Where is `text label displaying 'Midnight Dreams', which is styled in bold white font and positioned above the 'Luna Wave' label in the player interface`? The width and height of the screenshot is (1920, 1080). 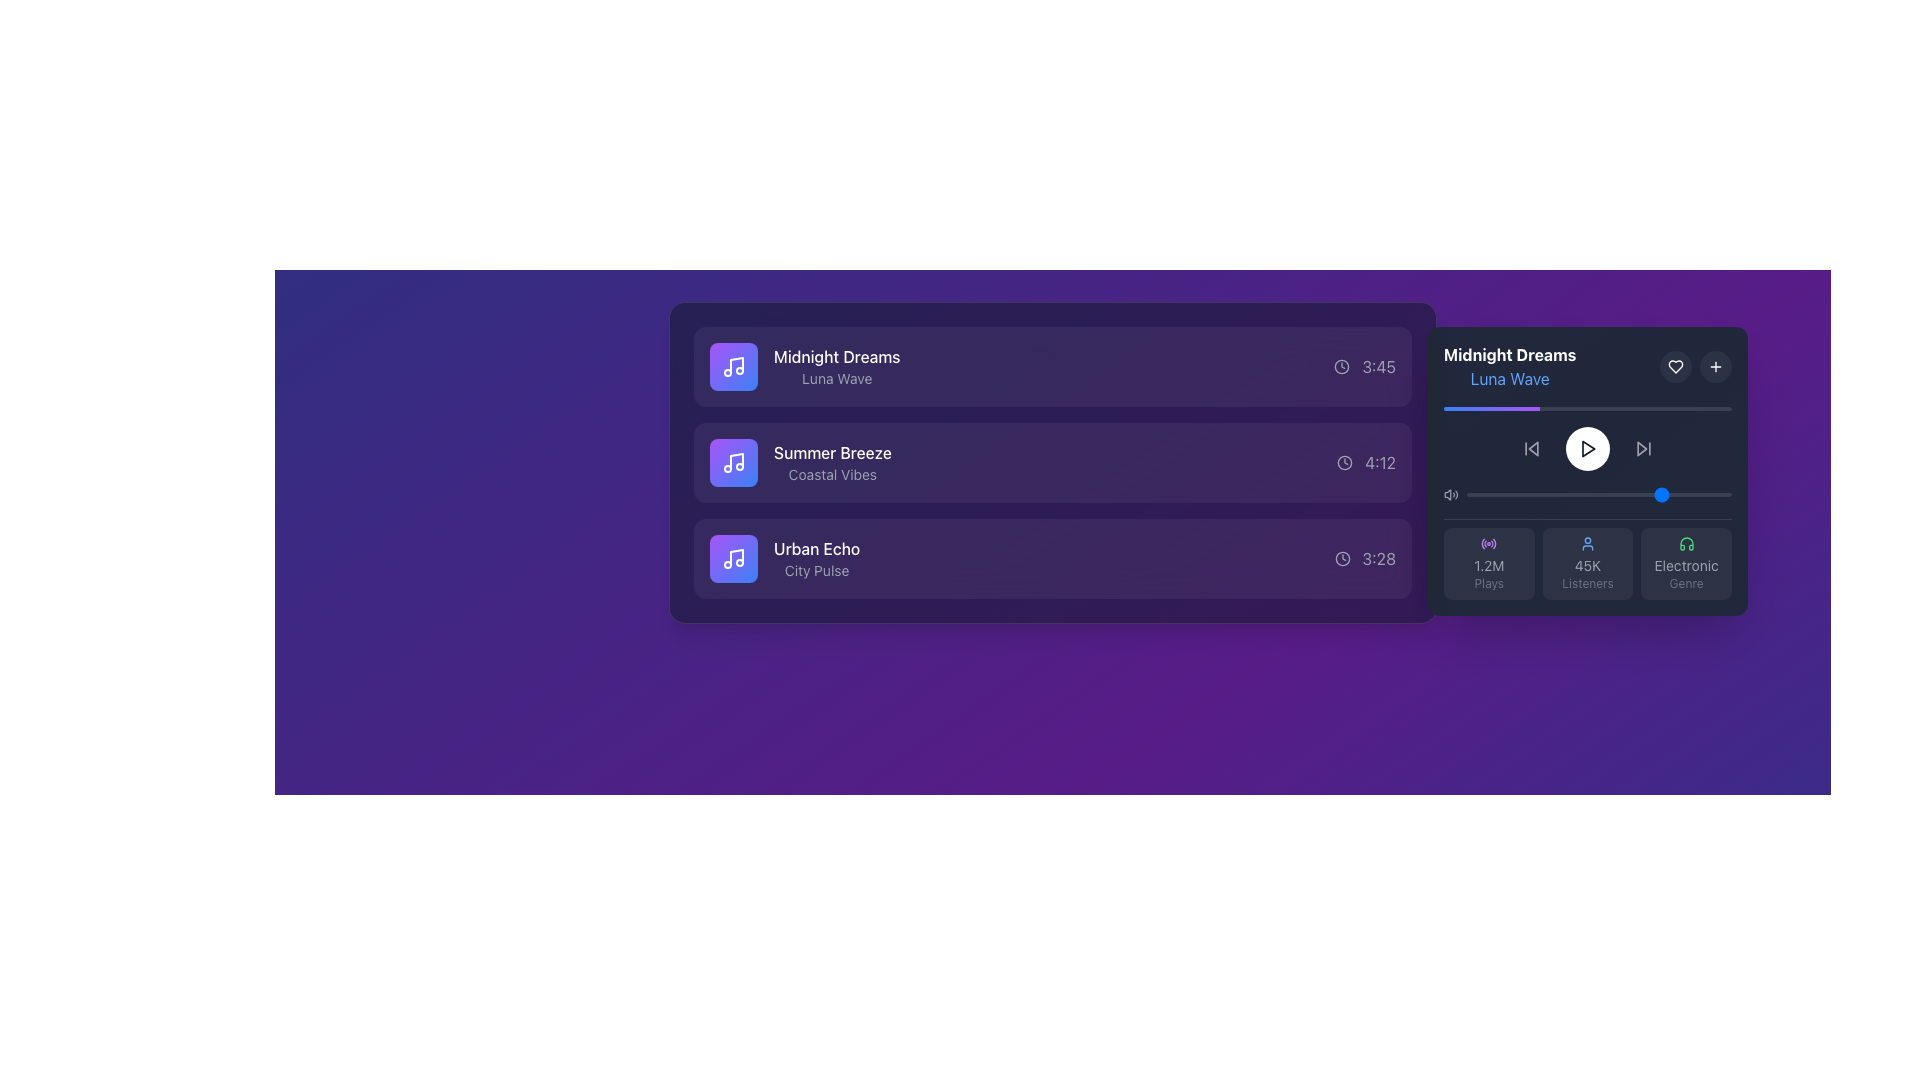
text label displaying 'Midnight Dreams', which is styled in bold white font and positioned above the 'Luna Wave' label in the player interface is located at coordinates (1510, 353).